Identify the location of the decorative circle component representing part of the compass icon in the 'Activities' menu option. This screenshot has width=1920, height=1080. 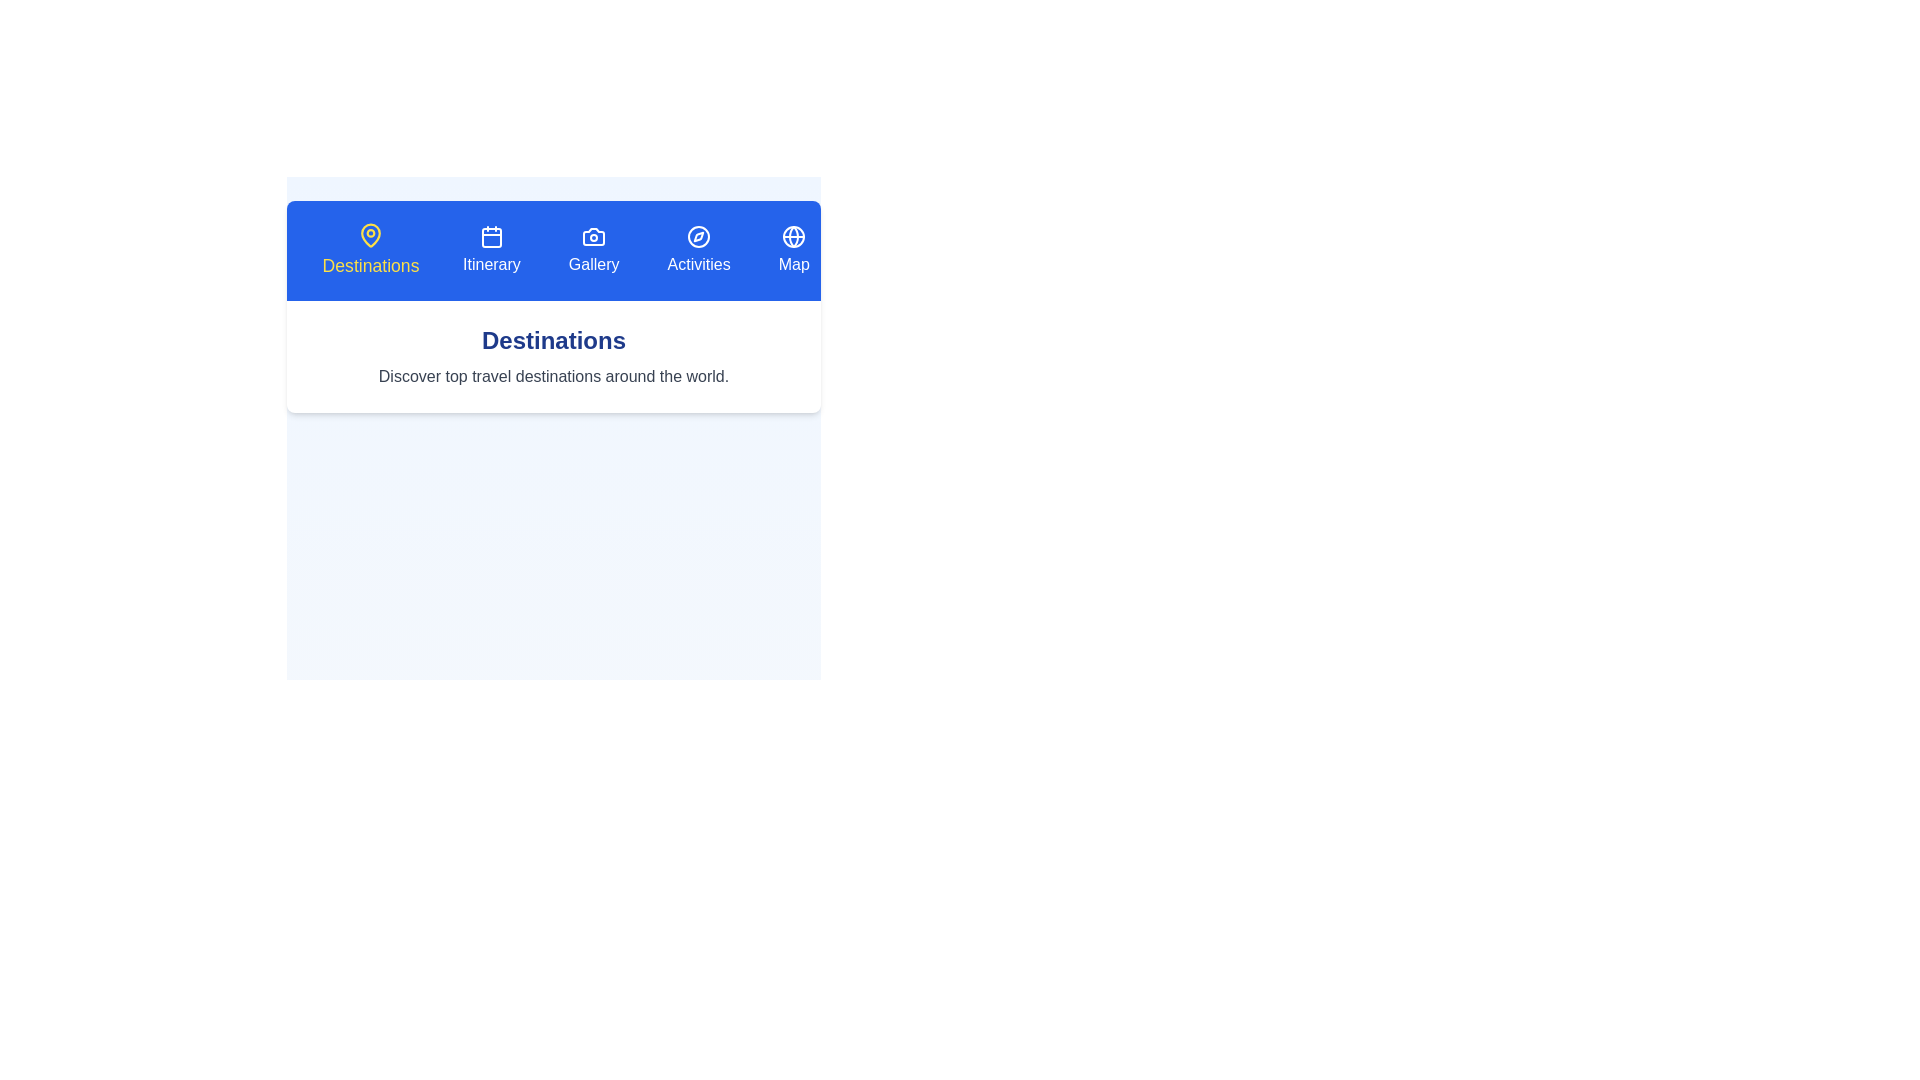
(699, 235).